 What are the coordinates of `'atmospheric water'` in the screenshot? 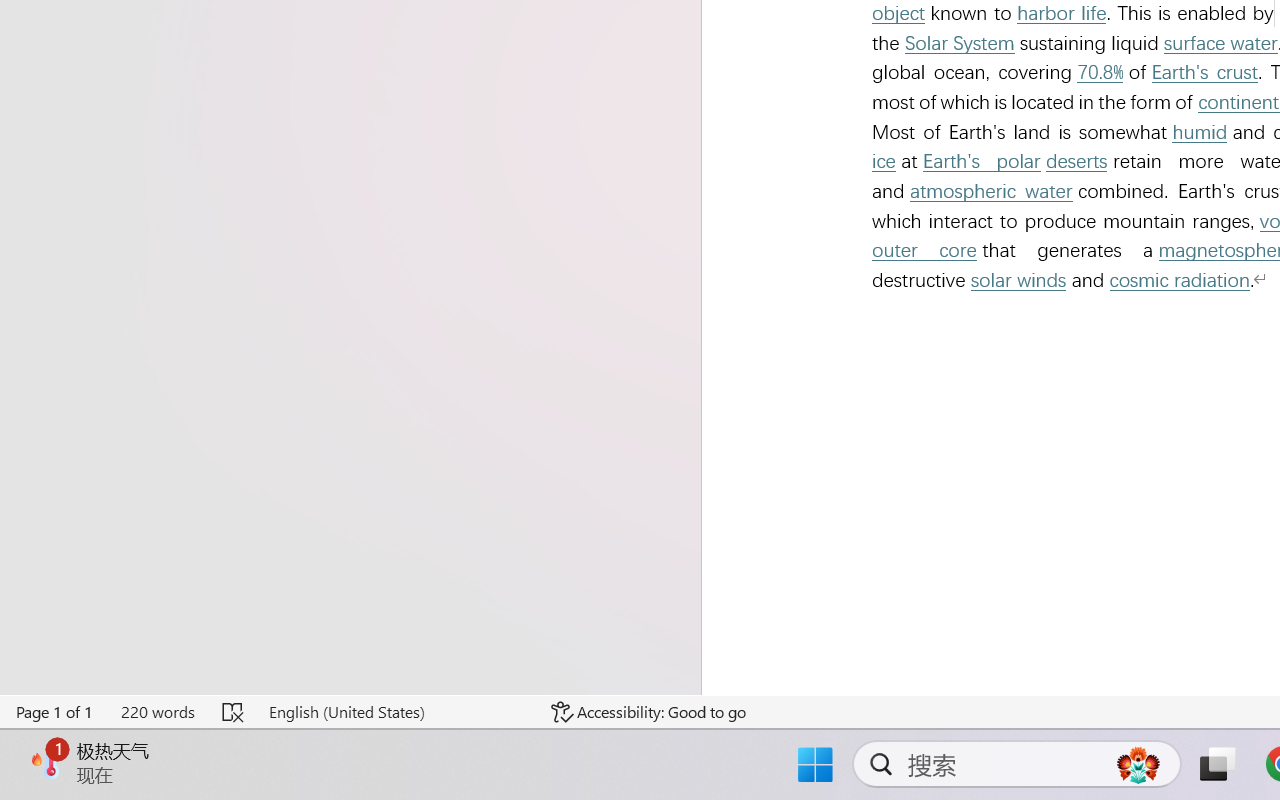 It's located at (991, 190).